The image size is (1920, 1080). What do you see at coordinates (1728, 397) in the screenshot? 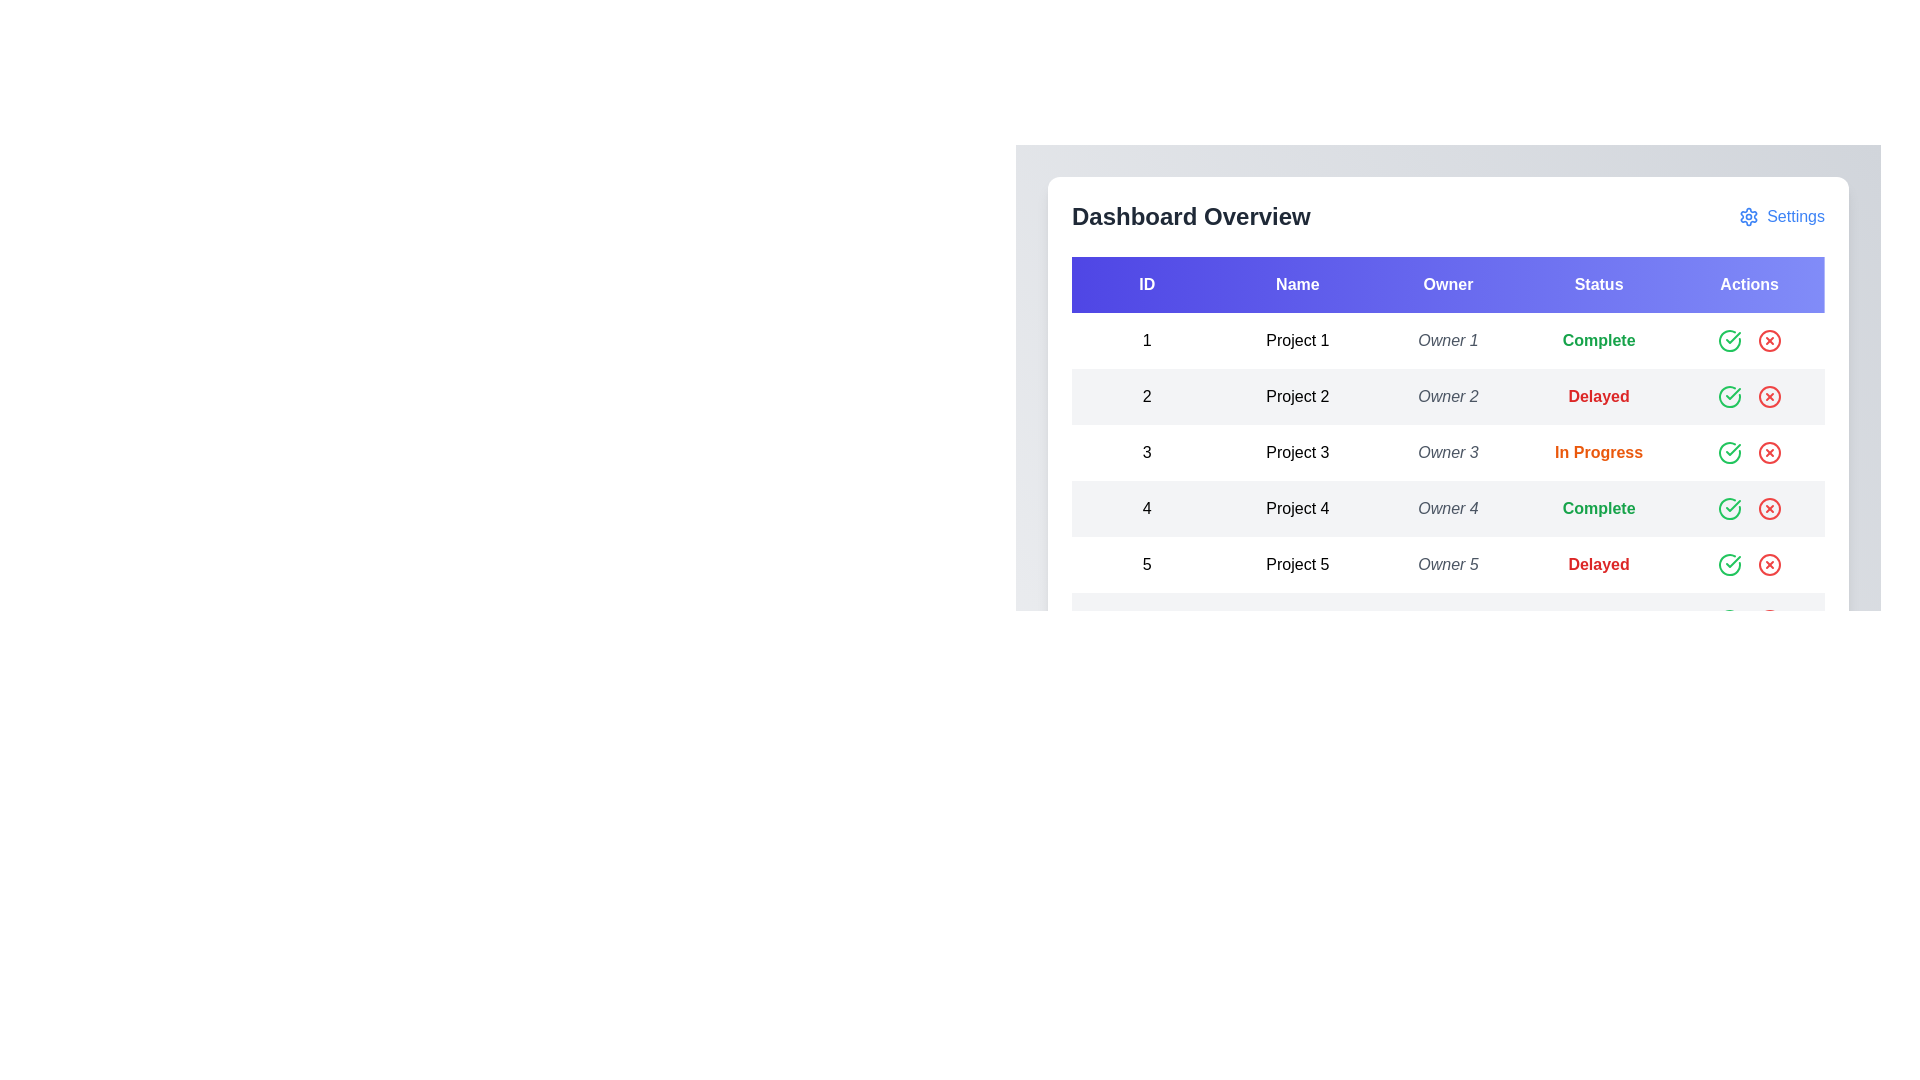
I see `green button in the actions column for the task with ID 2` at bounding box center [1728, 397].